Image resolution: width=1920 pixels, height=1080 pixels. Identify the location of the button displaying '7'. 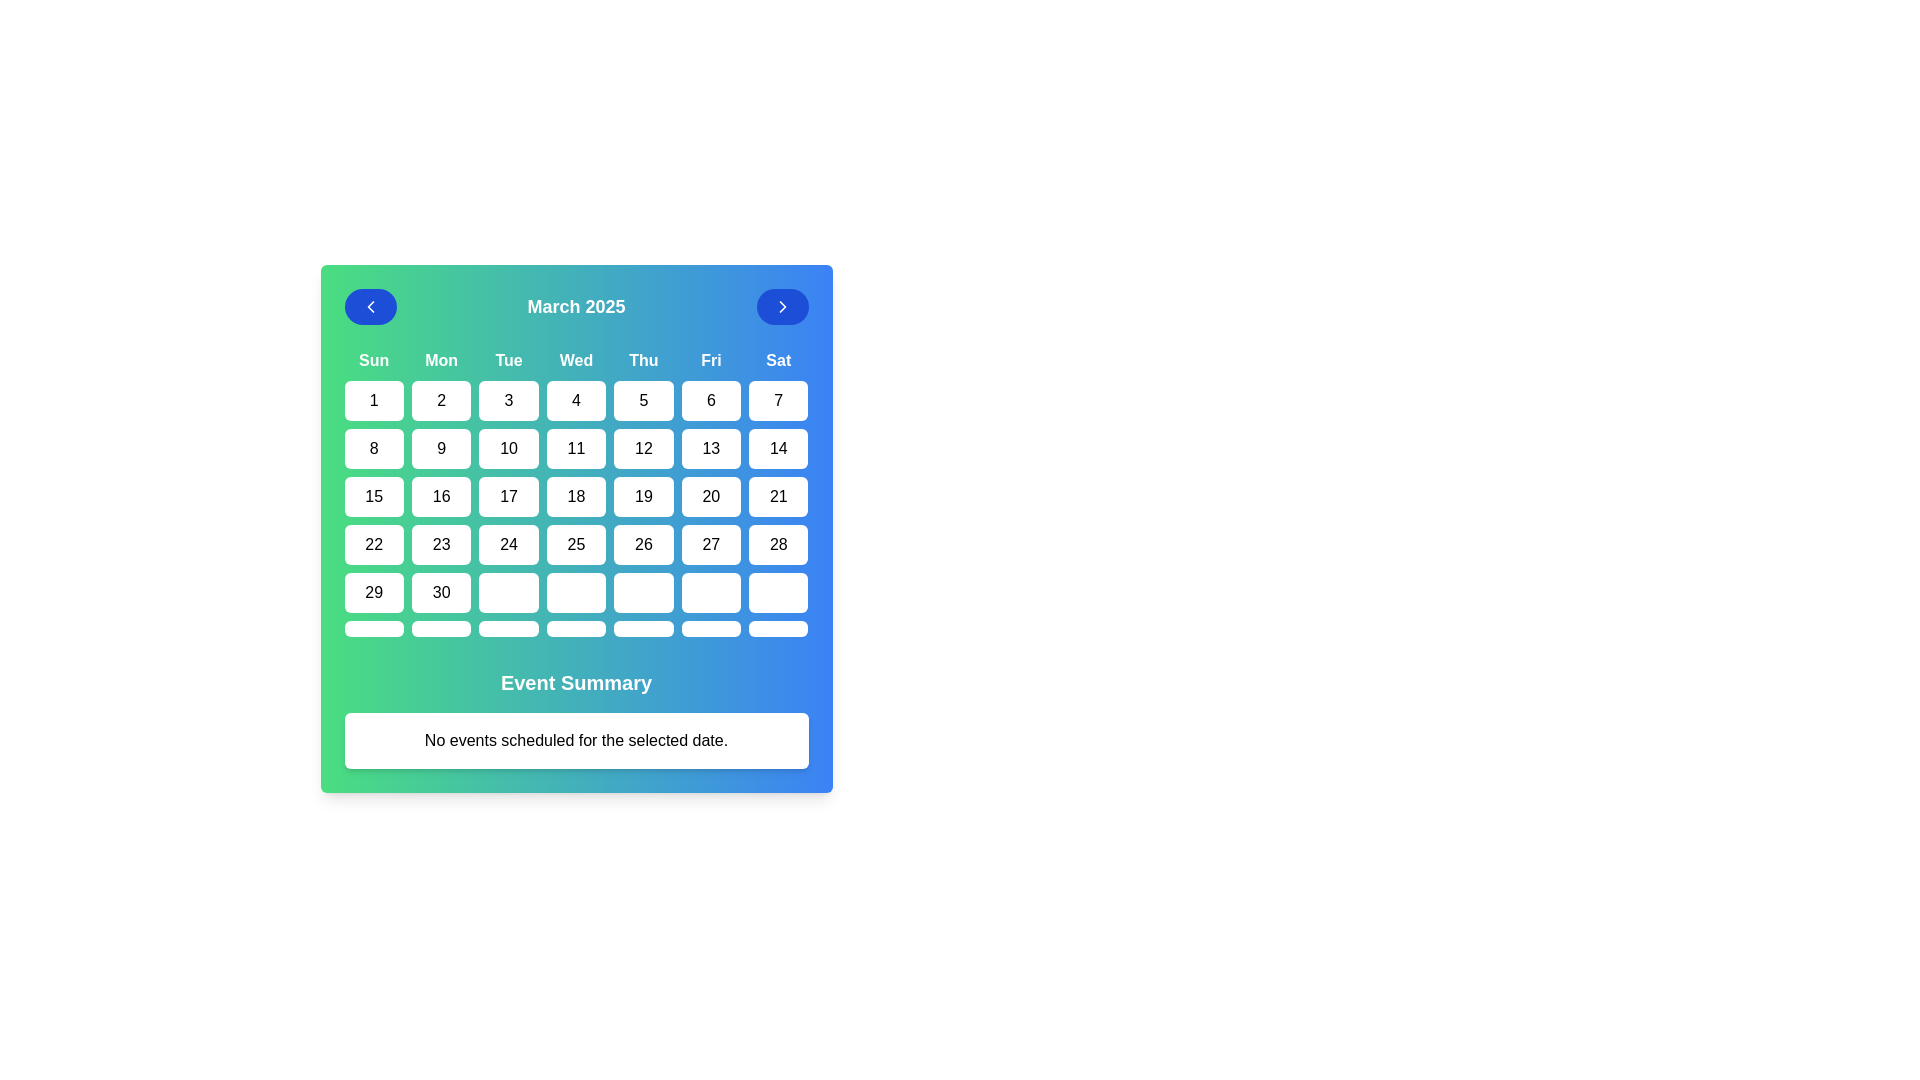
(777, 401).